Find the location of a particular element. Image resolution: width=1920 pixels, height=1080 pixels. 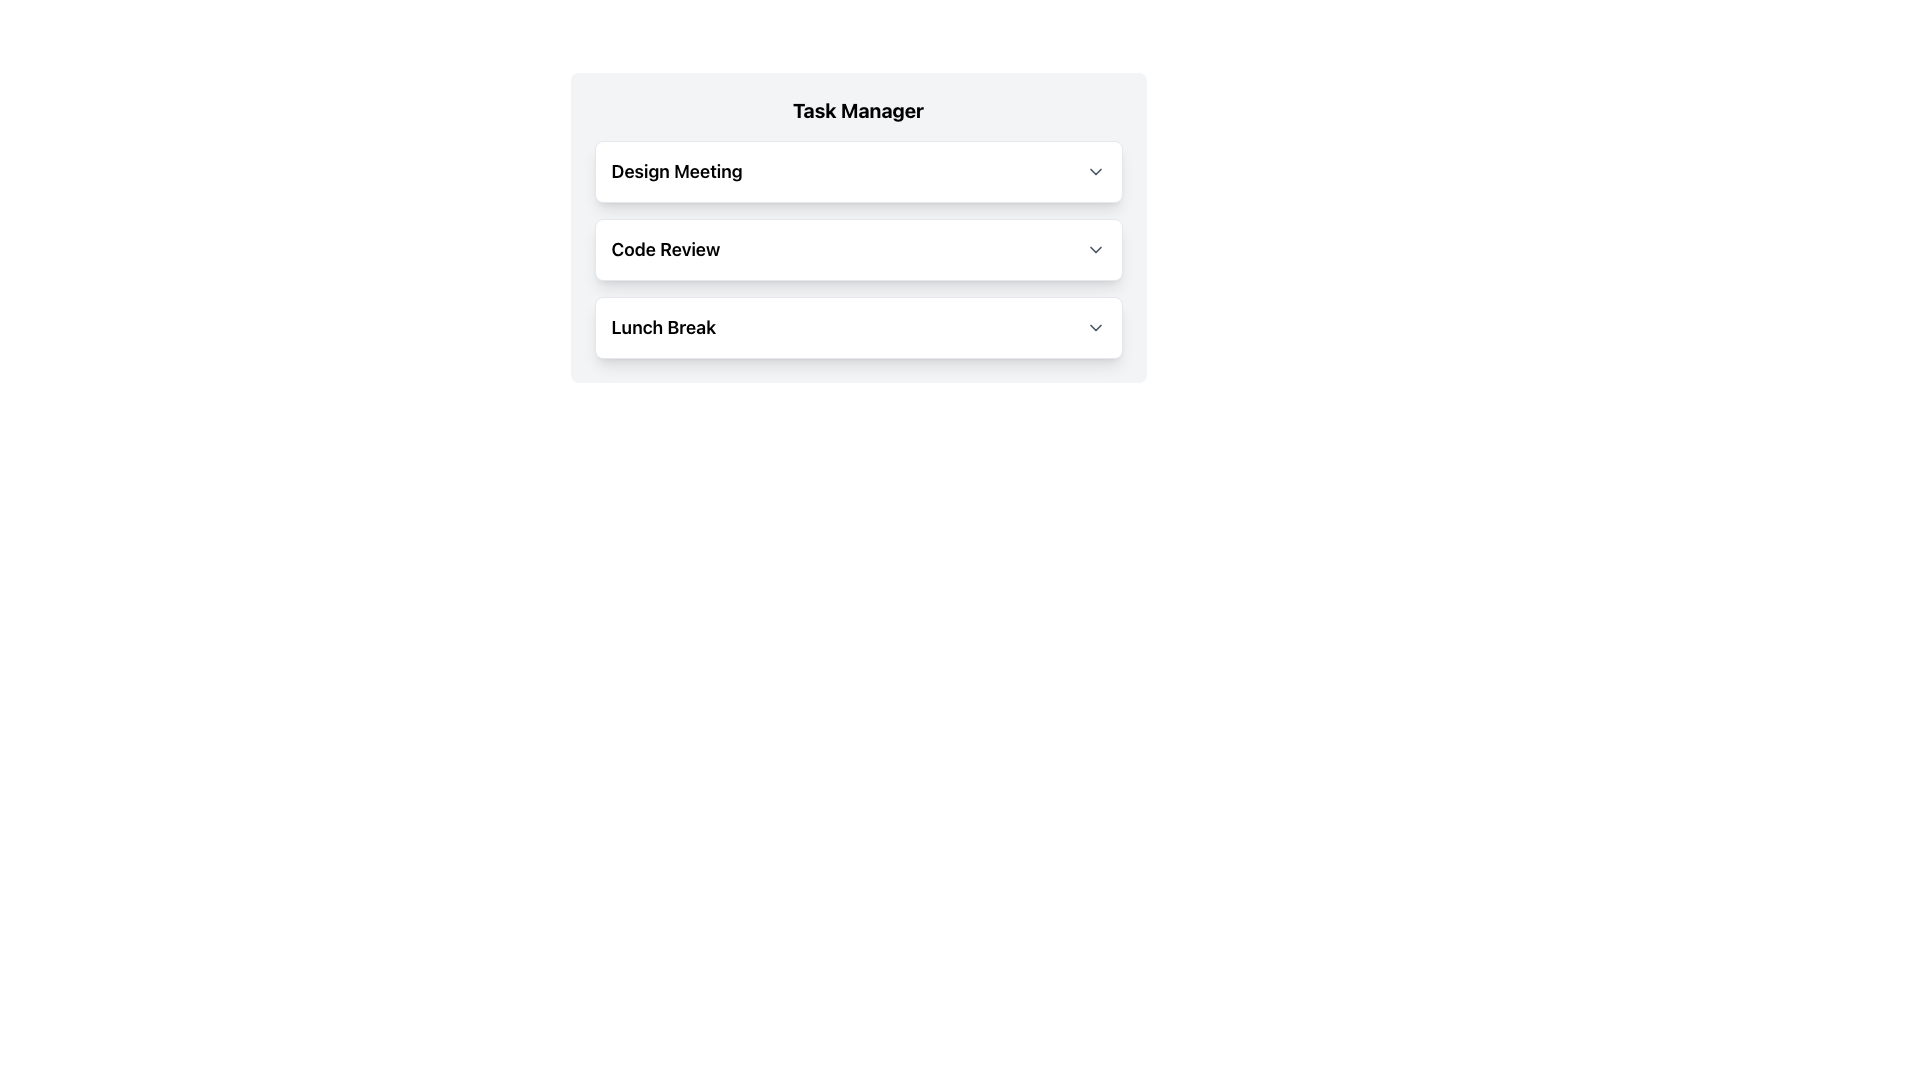

the downward-facing chevron icon located to the far right of the 'Lunch Break' text is located at coordinates (1094, 326).